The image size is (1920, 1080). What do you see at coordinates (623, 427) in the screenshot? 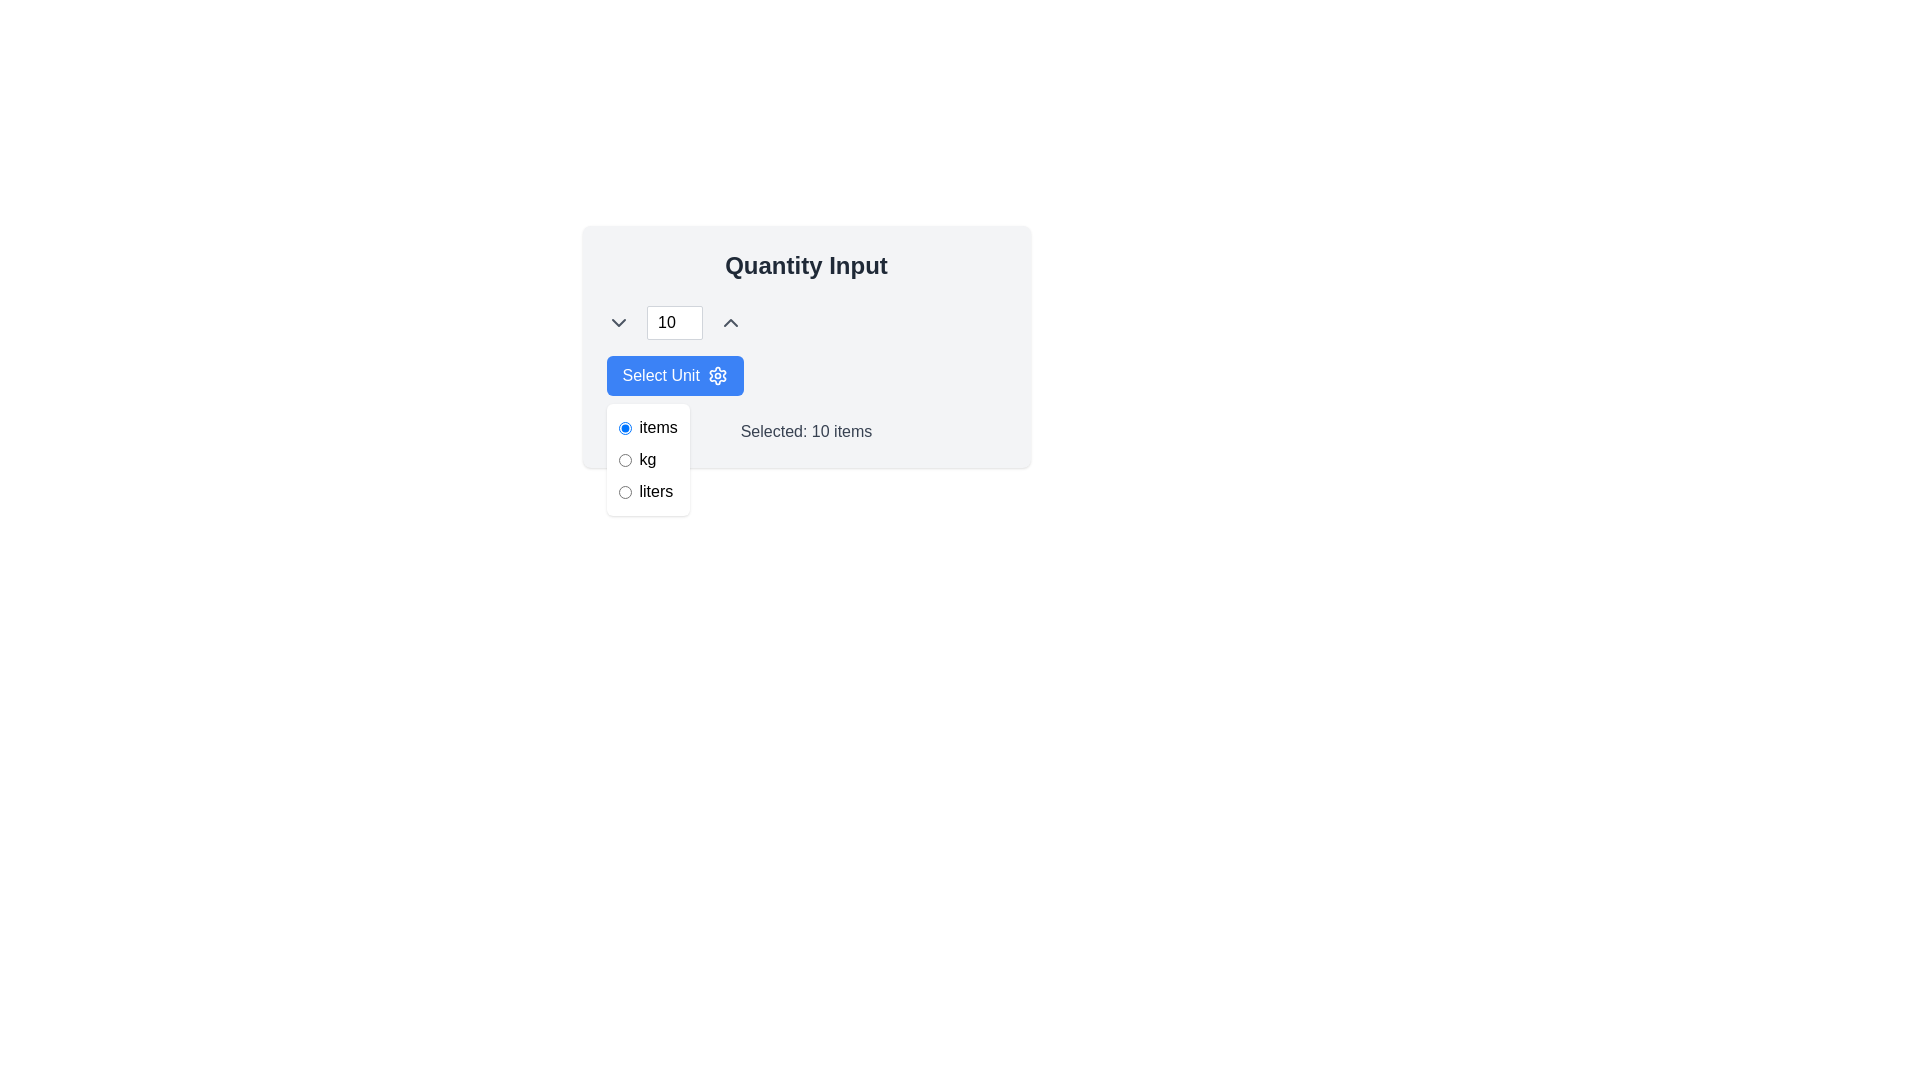
I see `the radio button located to the left of the 'items' label` at bounding box center [623, 427].